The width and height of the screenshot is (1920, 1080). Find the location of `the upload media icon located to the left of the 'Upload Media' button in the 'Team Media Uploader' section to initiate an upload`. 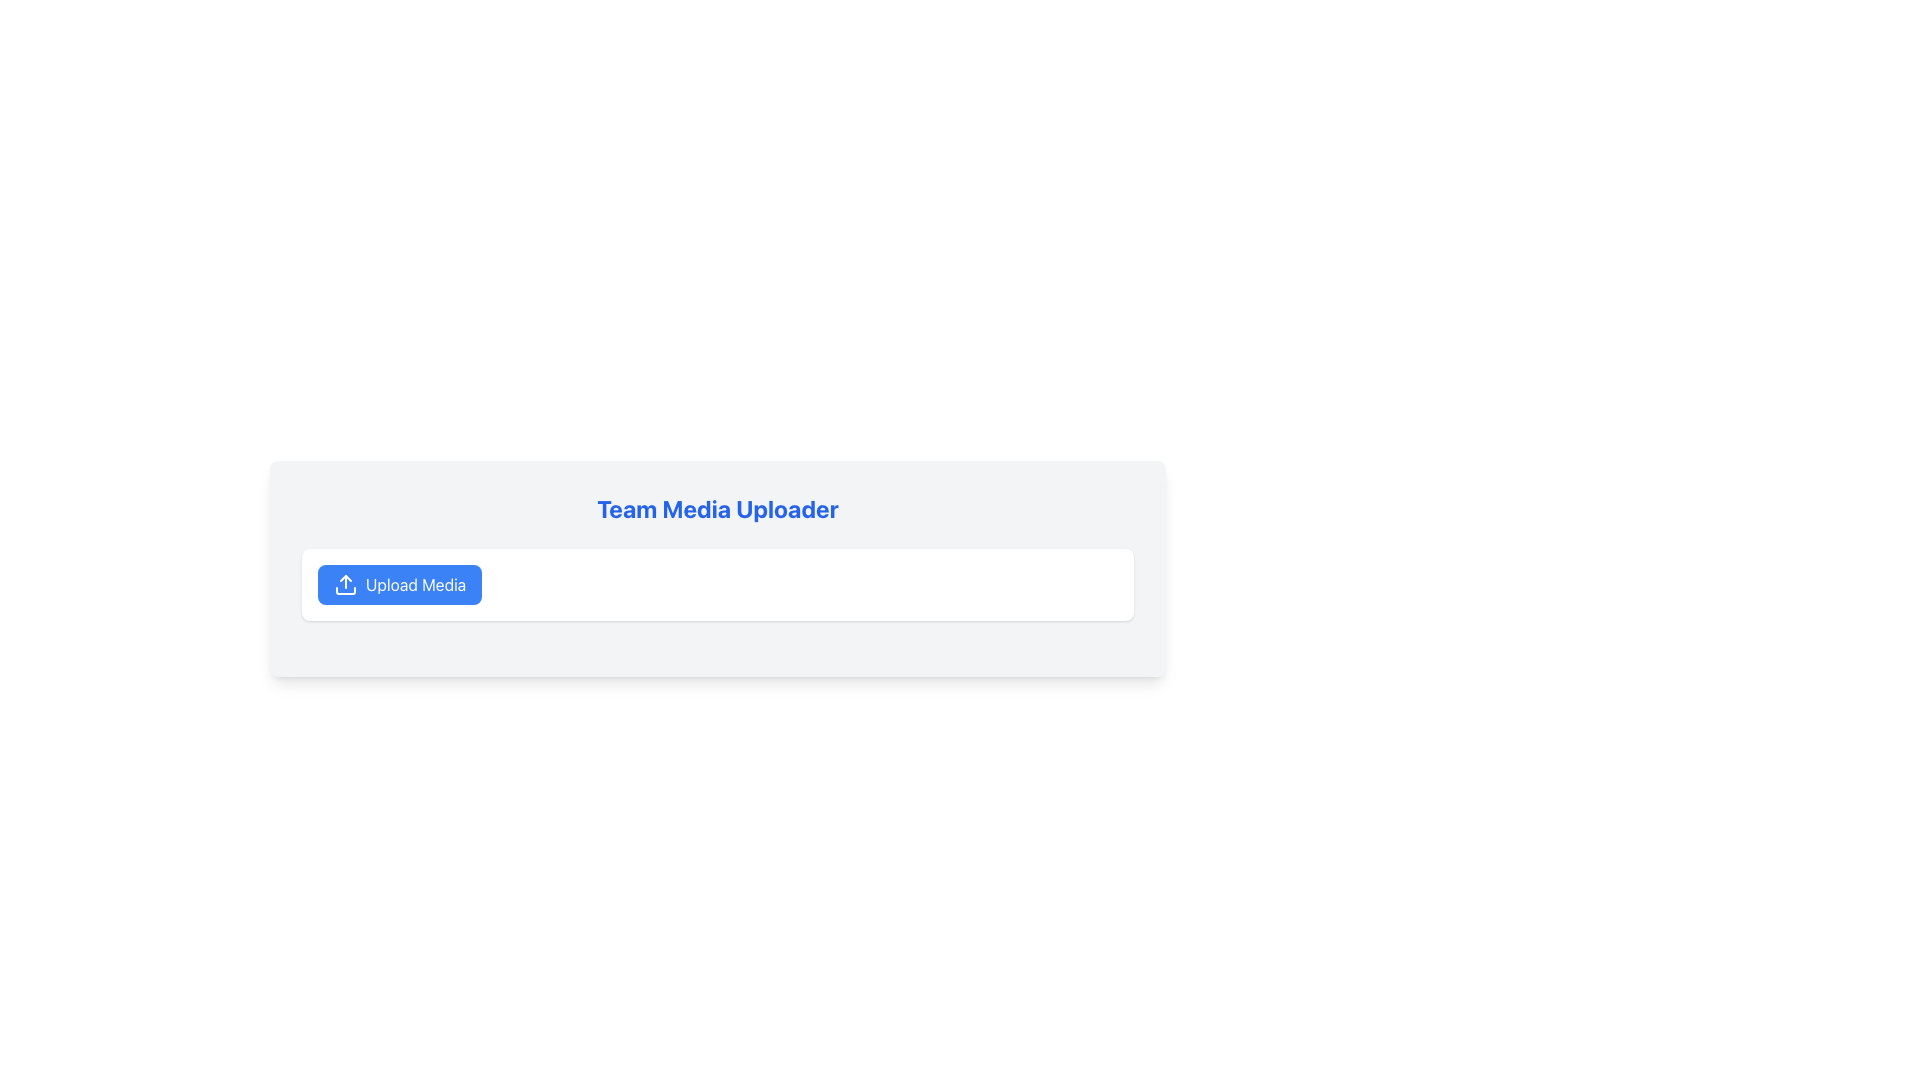

the upload media icon located to the left of the 'Upload Media' button in the 'Team Media Uploader' section to initiate an upload is located at coordinates (345, 585).